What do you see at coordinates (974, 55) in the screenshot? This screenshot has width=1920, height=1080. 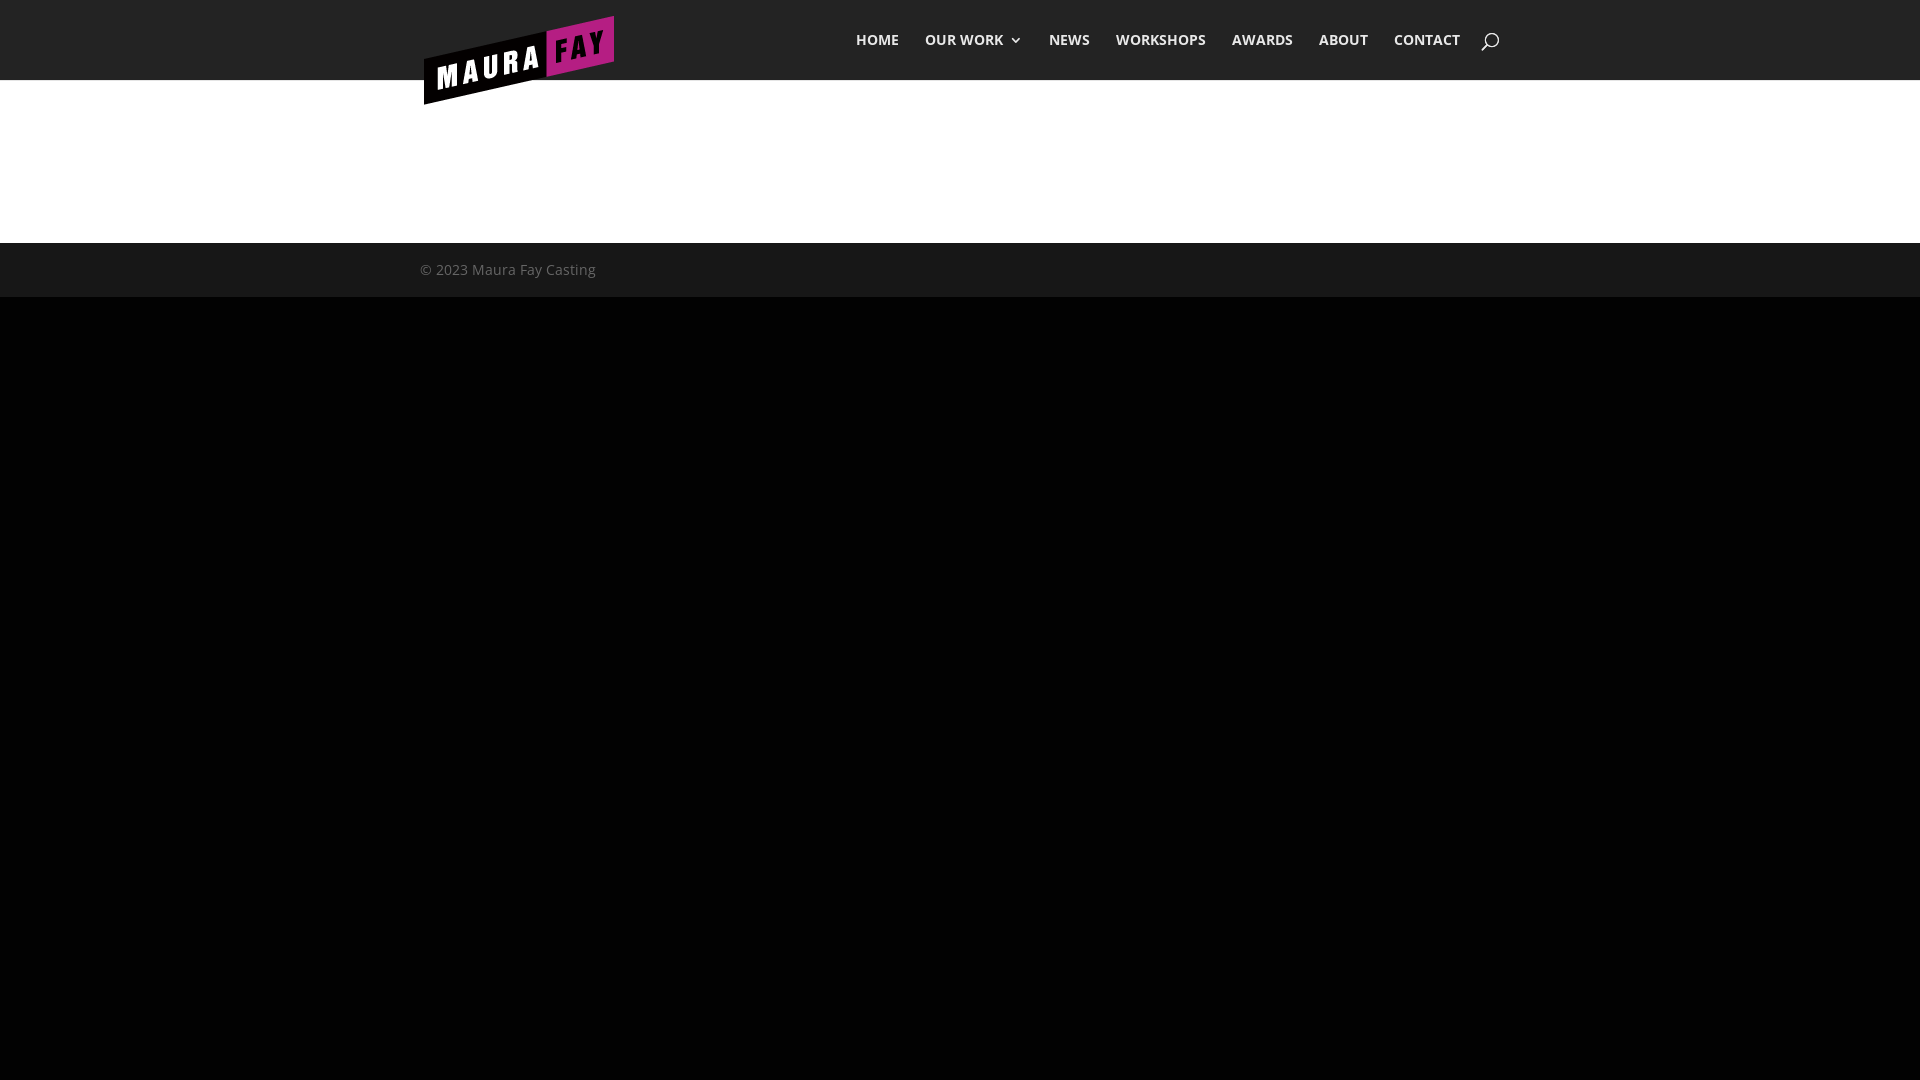 I see `'OUR WORK'` at bounding box center [974, 55].